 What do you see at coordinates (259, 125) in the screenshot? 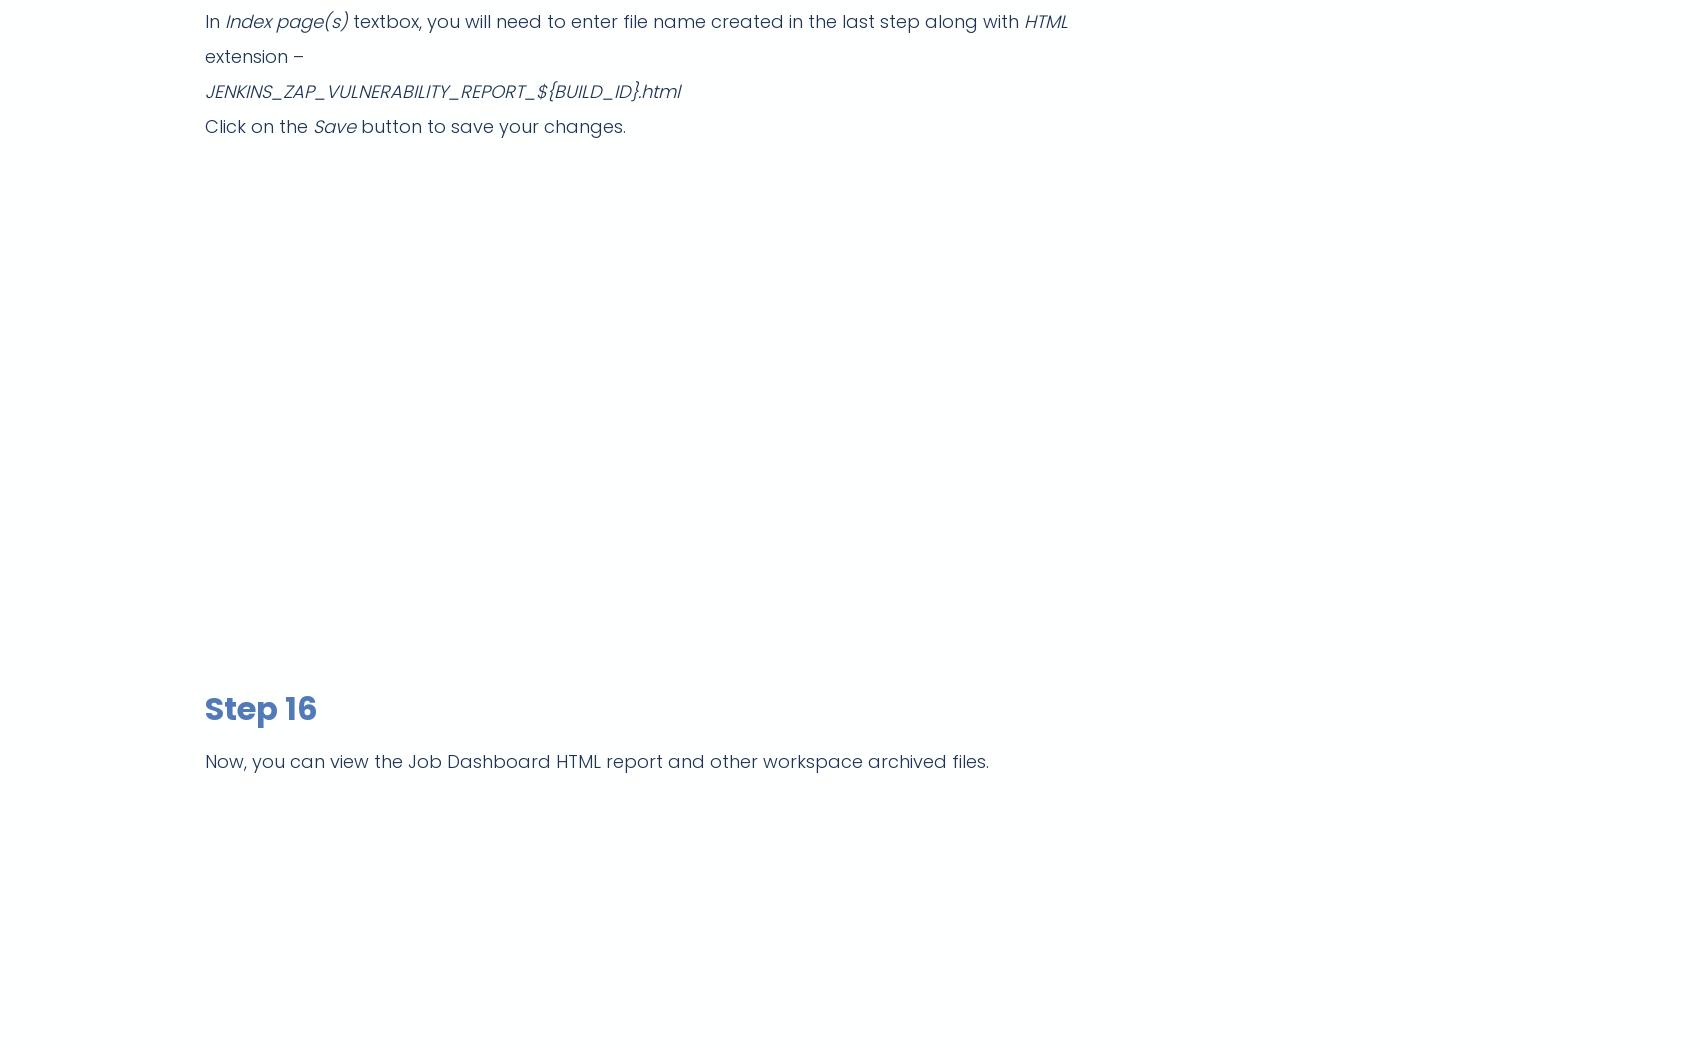
I see `'Click on the'` at bounding box center [259, 125].